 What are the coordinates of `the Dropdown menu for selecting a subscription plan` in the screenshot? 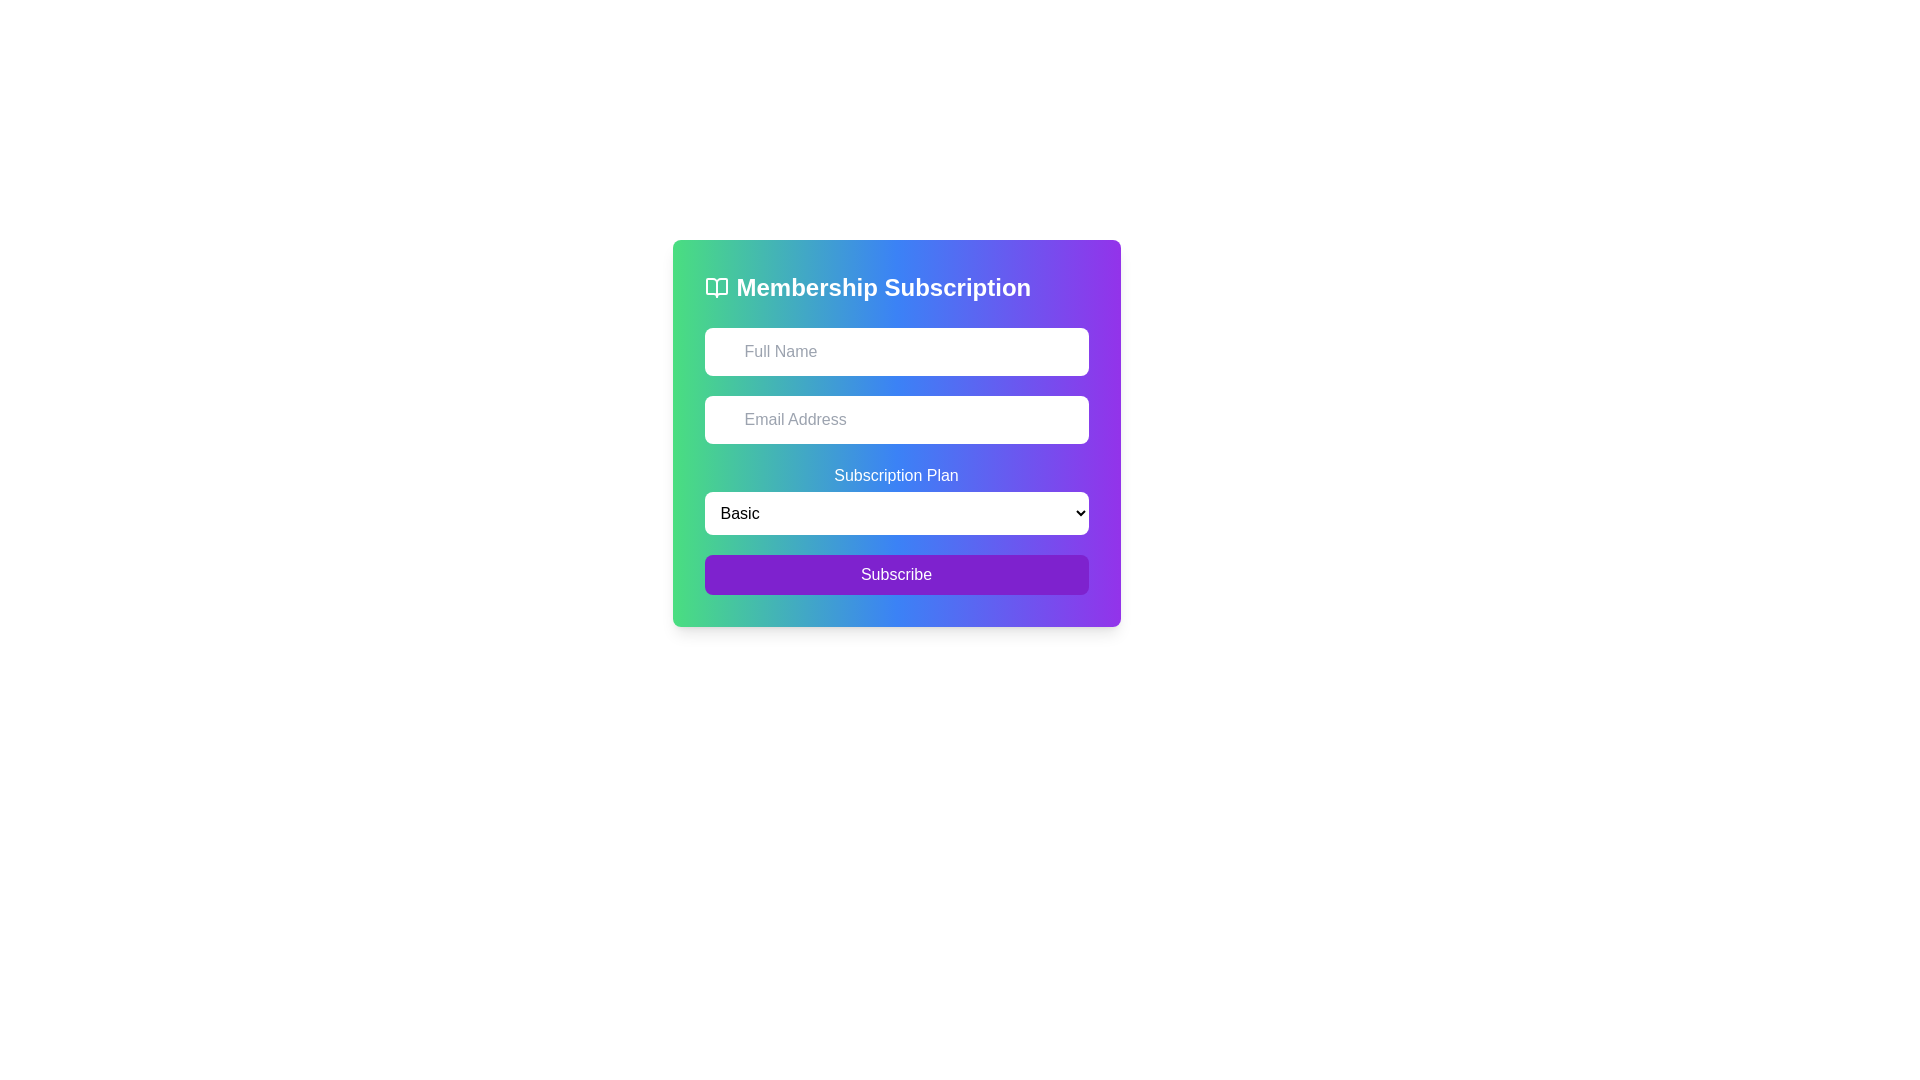 It's located at (895, 512).